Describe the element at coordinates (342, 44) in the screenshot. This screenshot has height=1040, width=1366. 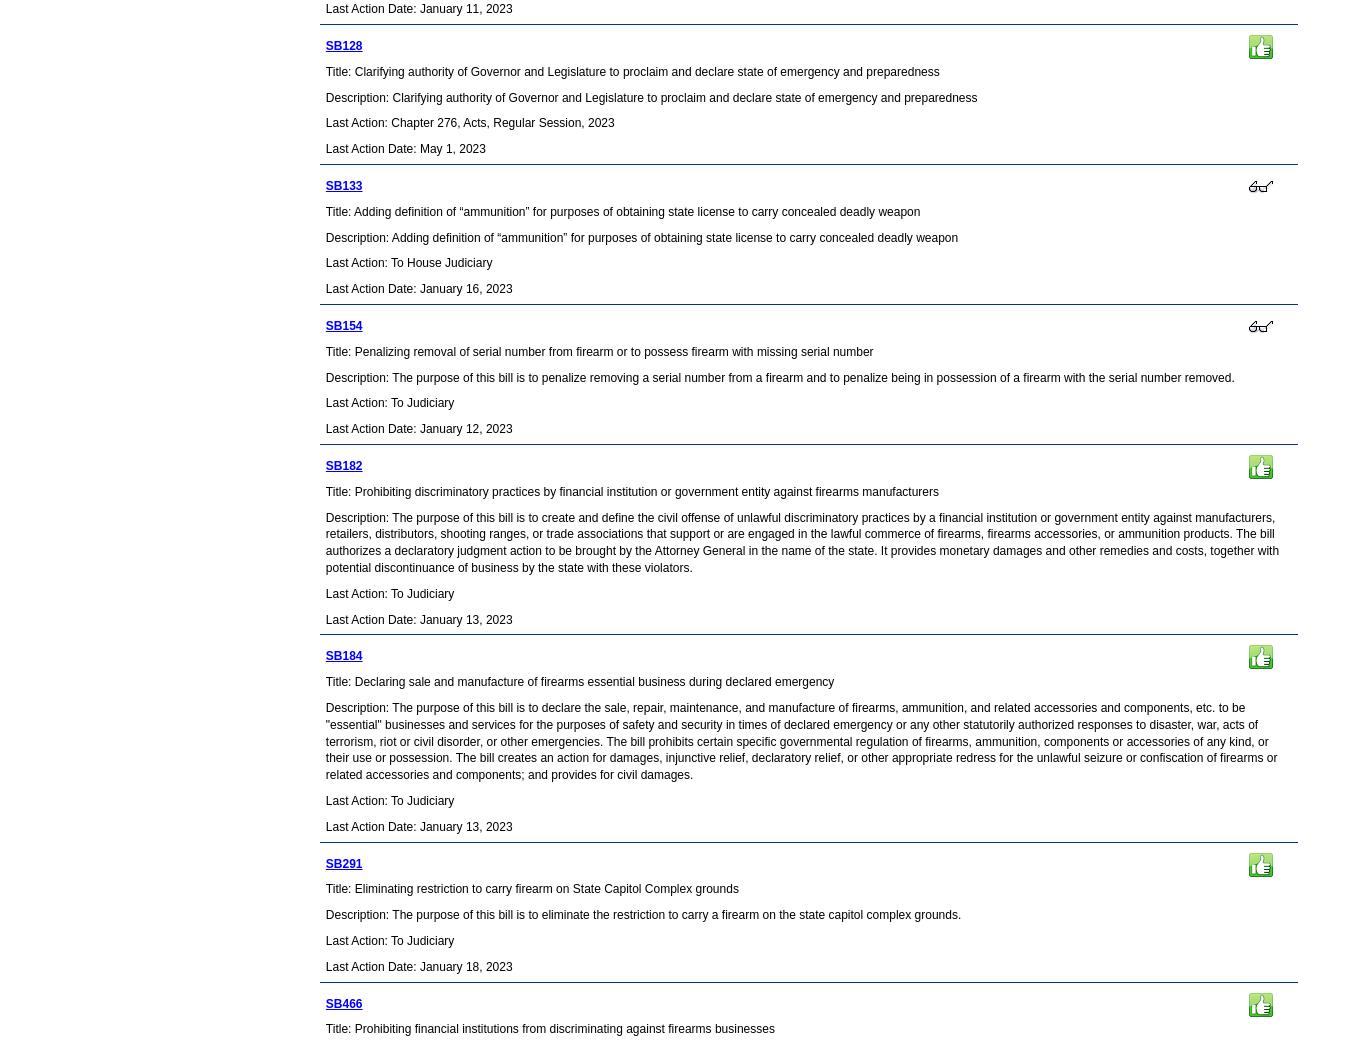
I see `'SB128'` at that location.